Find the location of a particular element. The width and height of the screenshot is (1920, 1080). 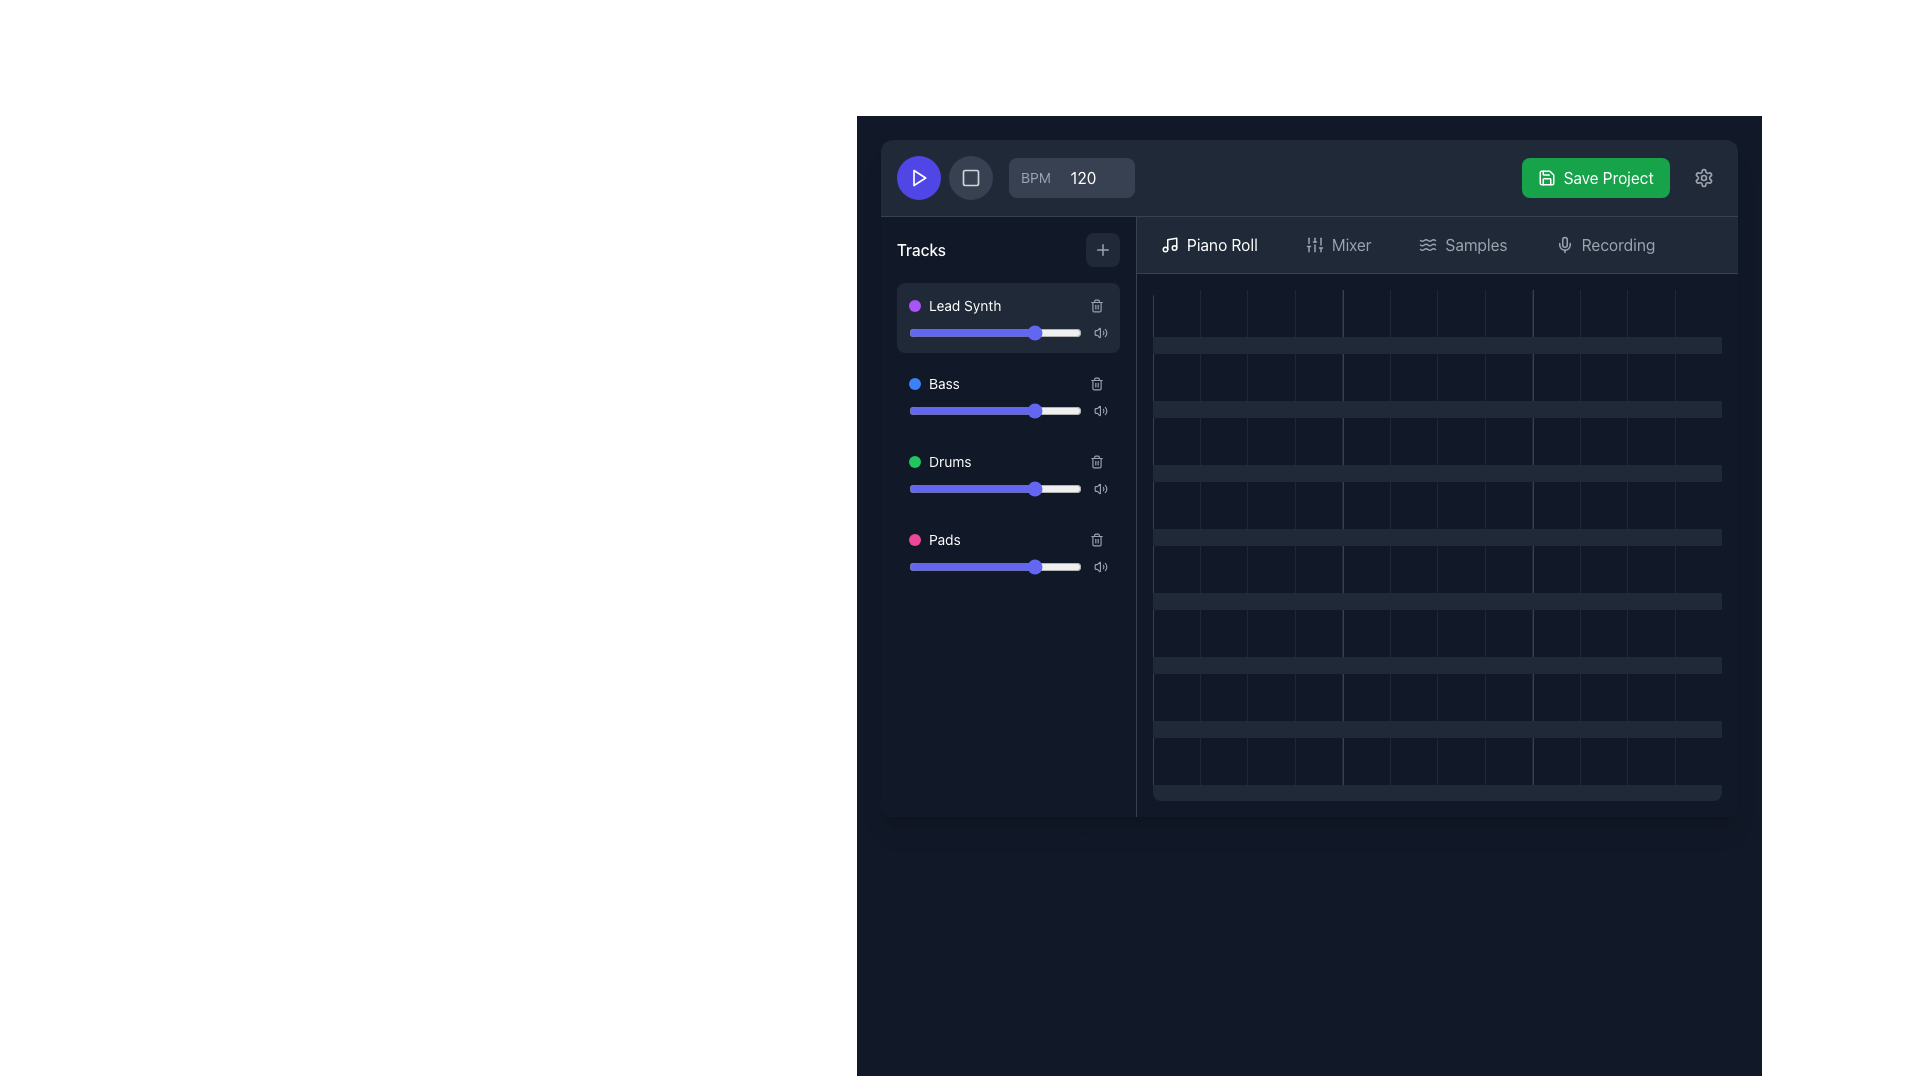

the dark grey grid cell located in the 5th row and 2nd column is located at coordinates (1222, 633).